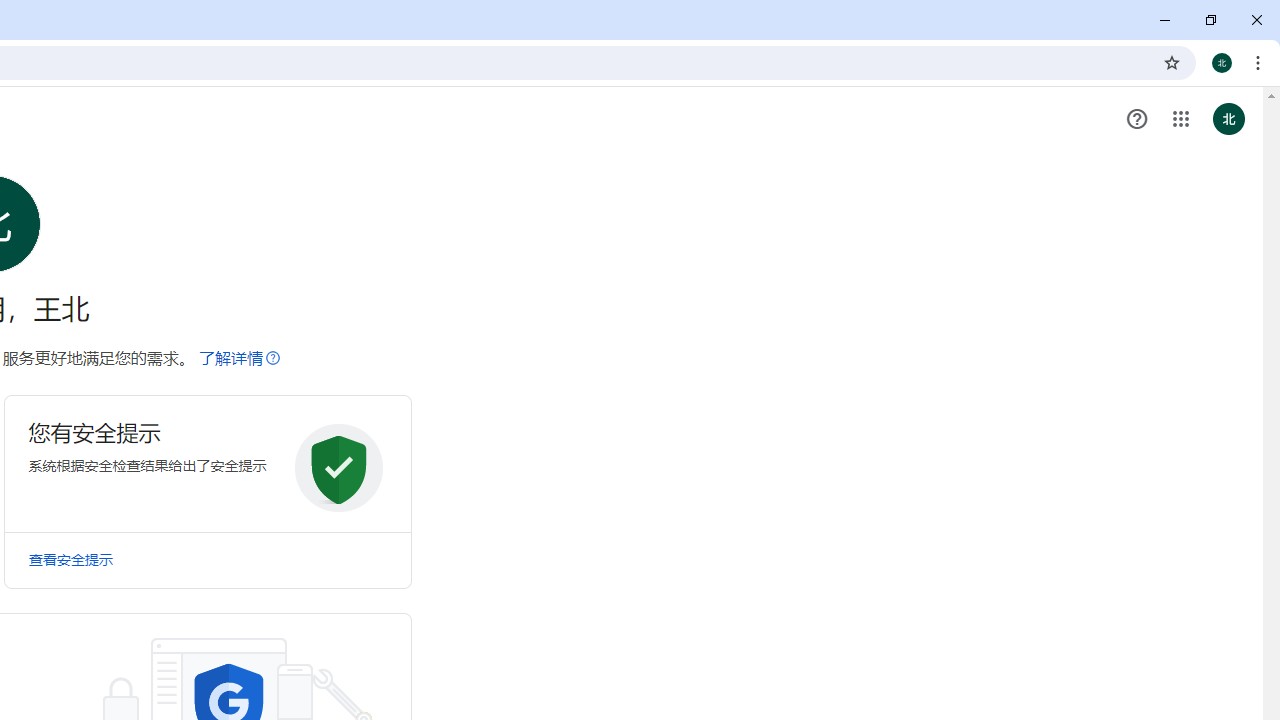  Describe the element at coordinates (1255, 20) in the screenshot. I see `'Close'` at that location.